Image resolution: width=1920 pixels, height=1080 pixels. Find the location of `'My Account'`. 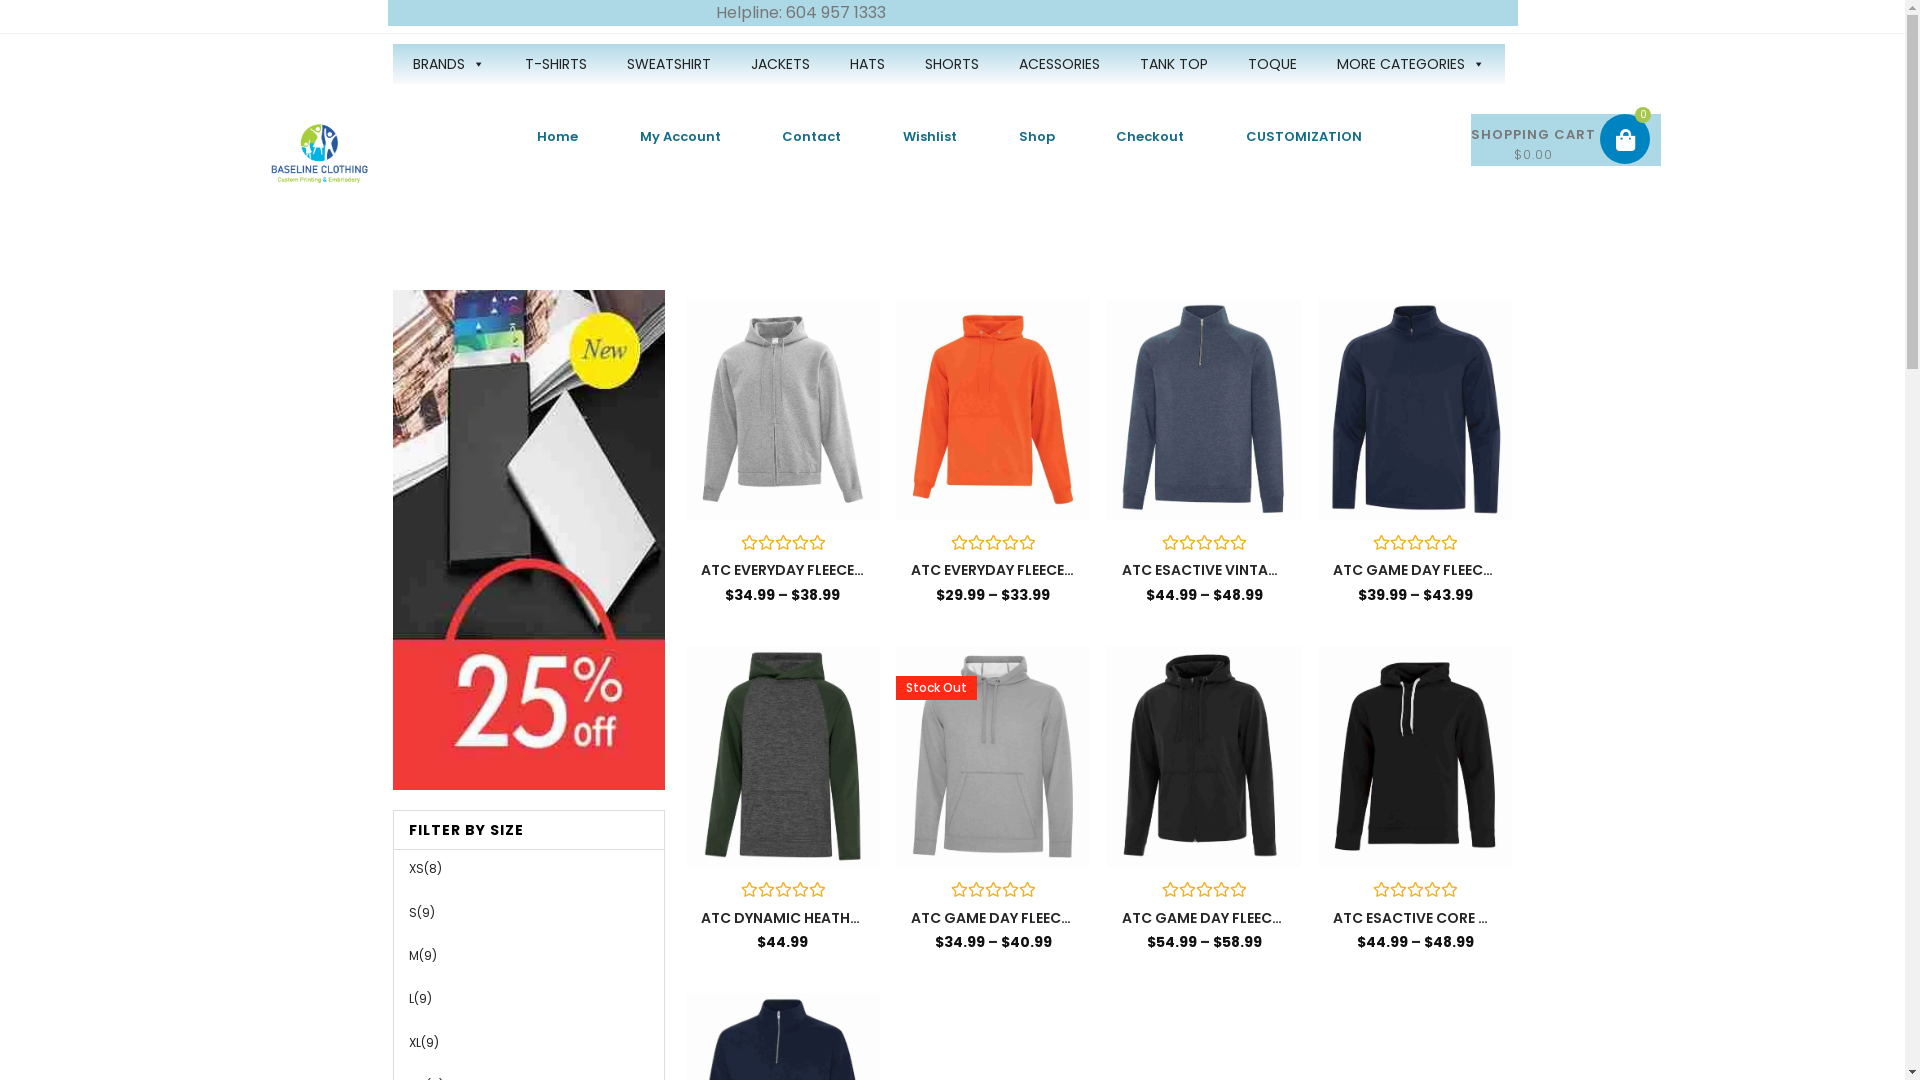

'My Account' is located at coordinates (680, 136).